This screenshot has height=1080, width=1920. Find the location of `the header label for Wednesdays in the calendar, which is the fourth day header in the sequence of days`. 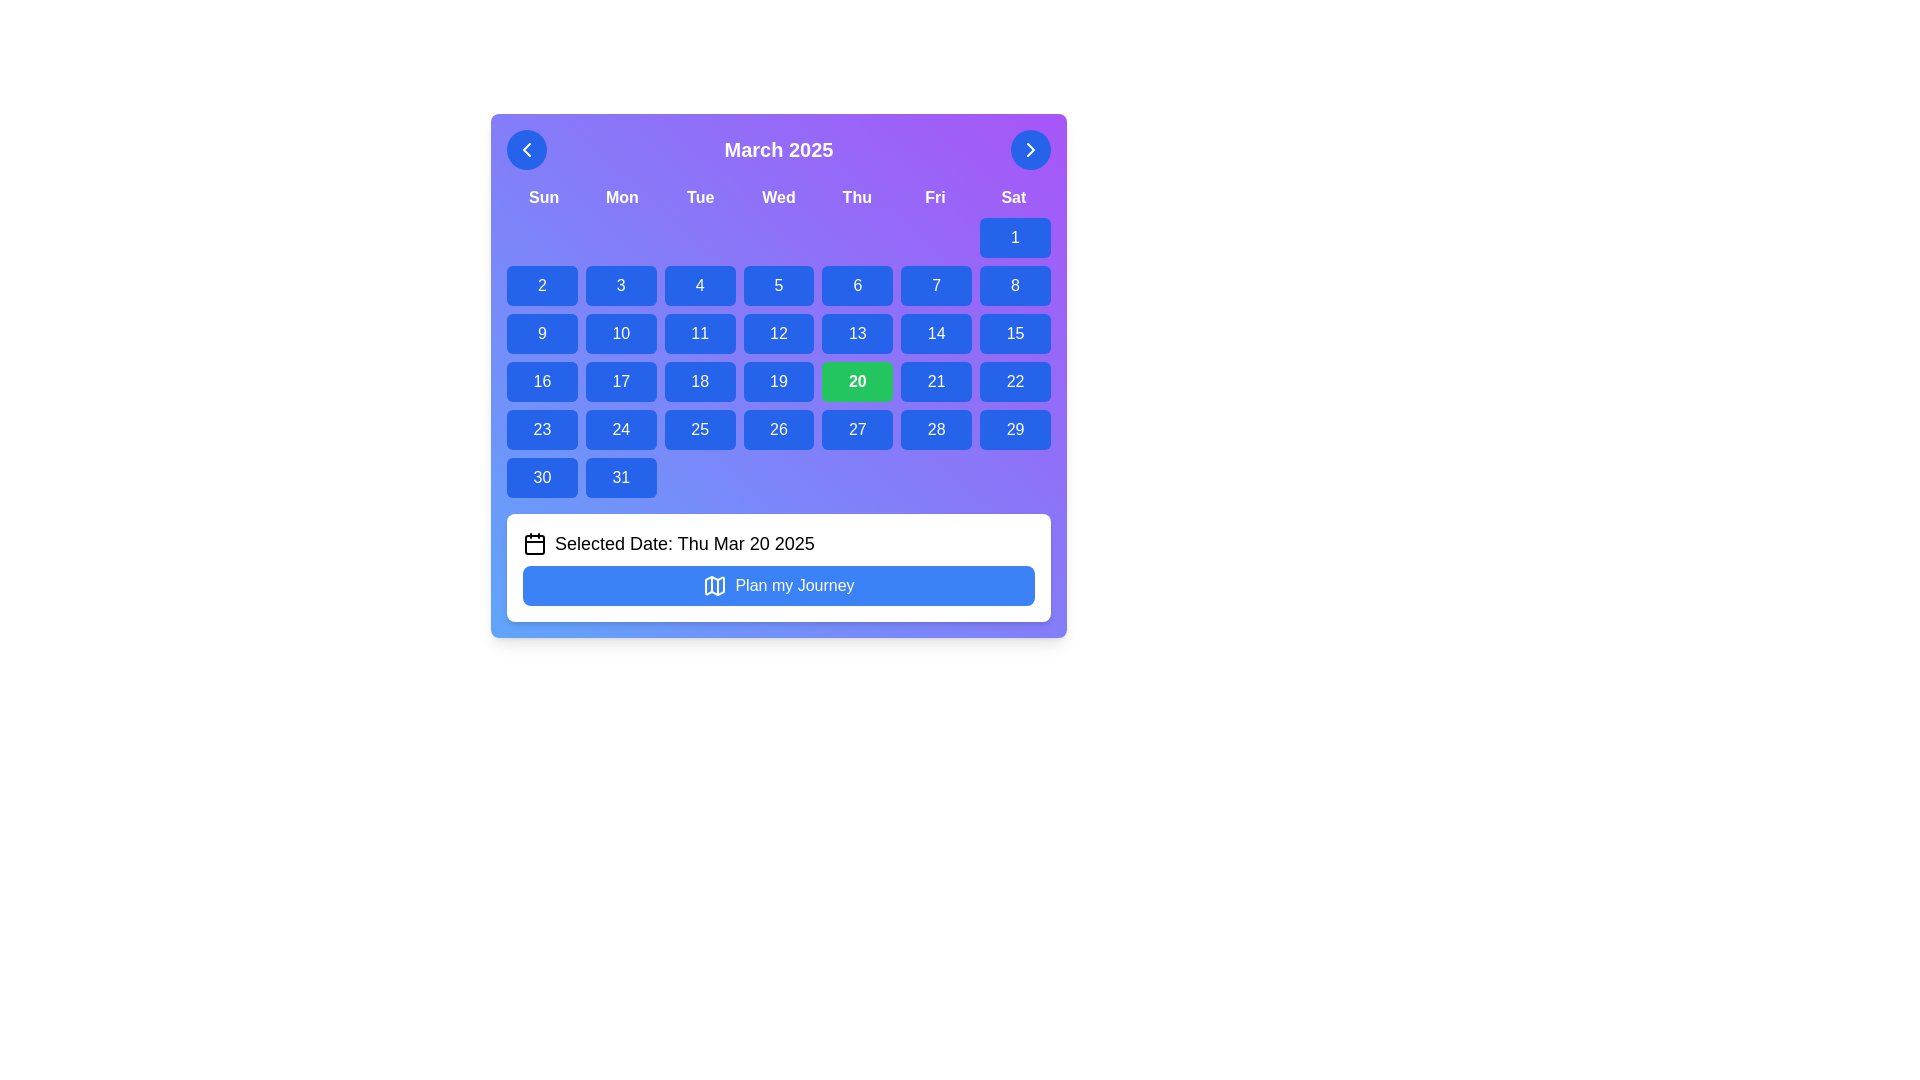

the header label for Wednesdays in the calendar, which is the fourth day header in the sequence of days is located at coordinates (777, 197).